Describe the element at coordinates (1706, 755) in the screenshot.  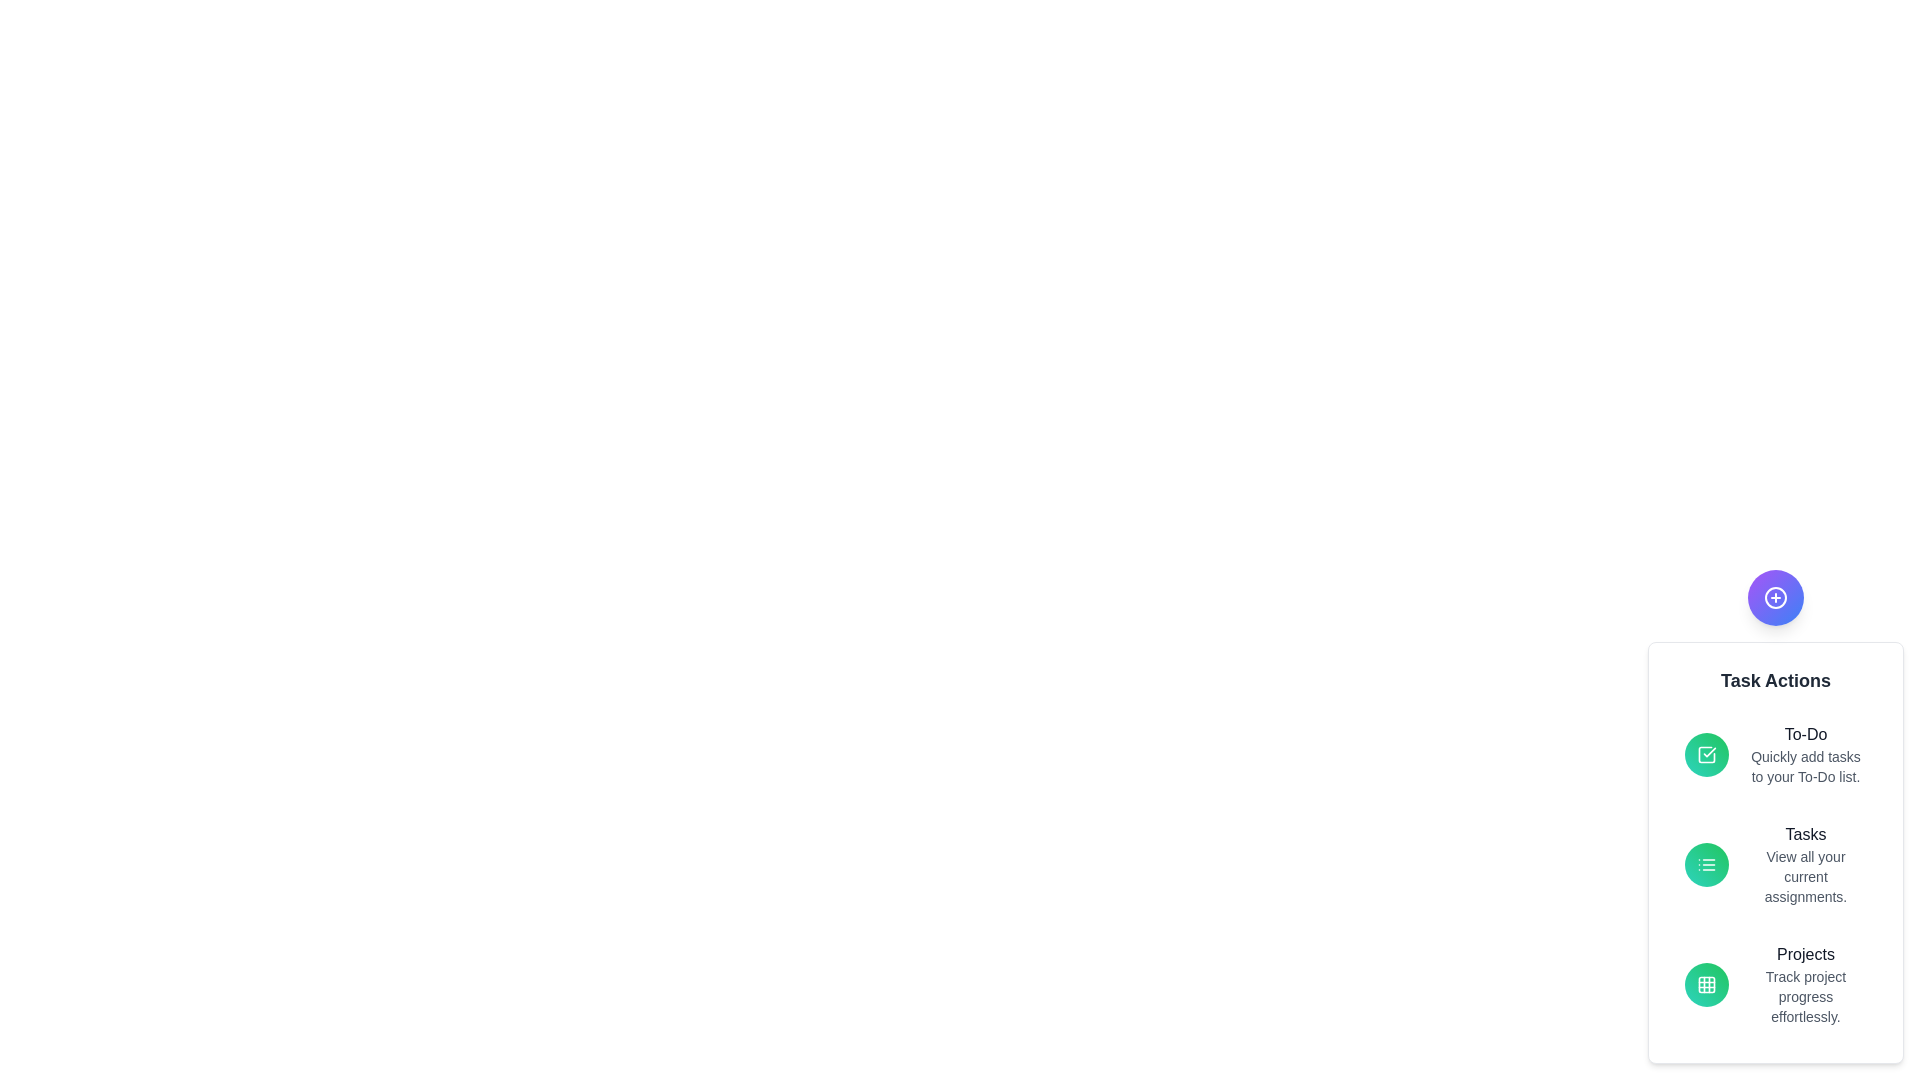
I see `the icon for To-Do in the Task Actions menu` at that location.